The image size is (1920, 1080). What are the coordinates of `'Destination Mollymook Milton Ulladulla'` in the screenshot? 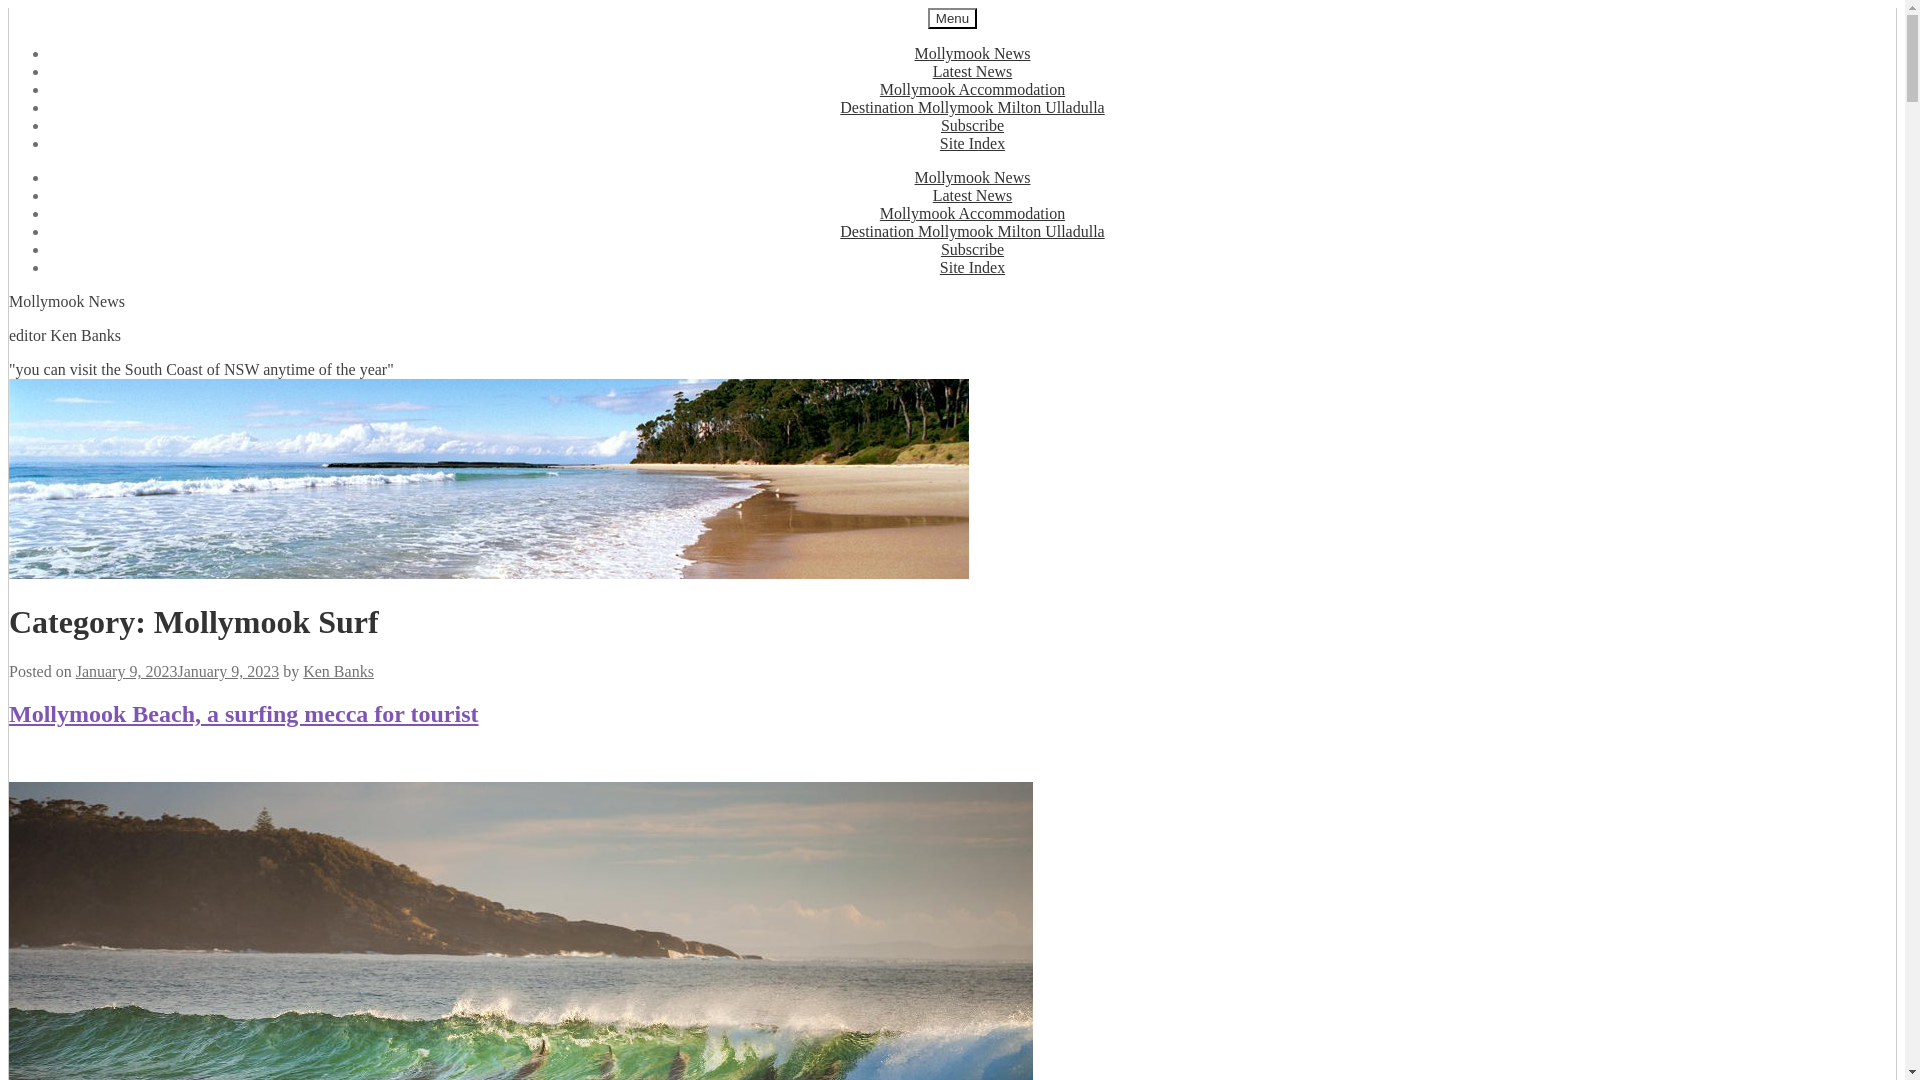 It's located at (971, 107).